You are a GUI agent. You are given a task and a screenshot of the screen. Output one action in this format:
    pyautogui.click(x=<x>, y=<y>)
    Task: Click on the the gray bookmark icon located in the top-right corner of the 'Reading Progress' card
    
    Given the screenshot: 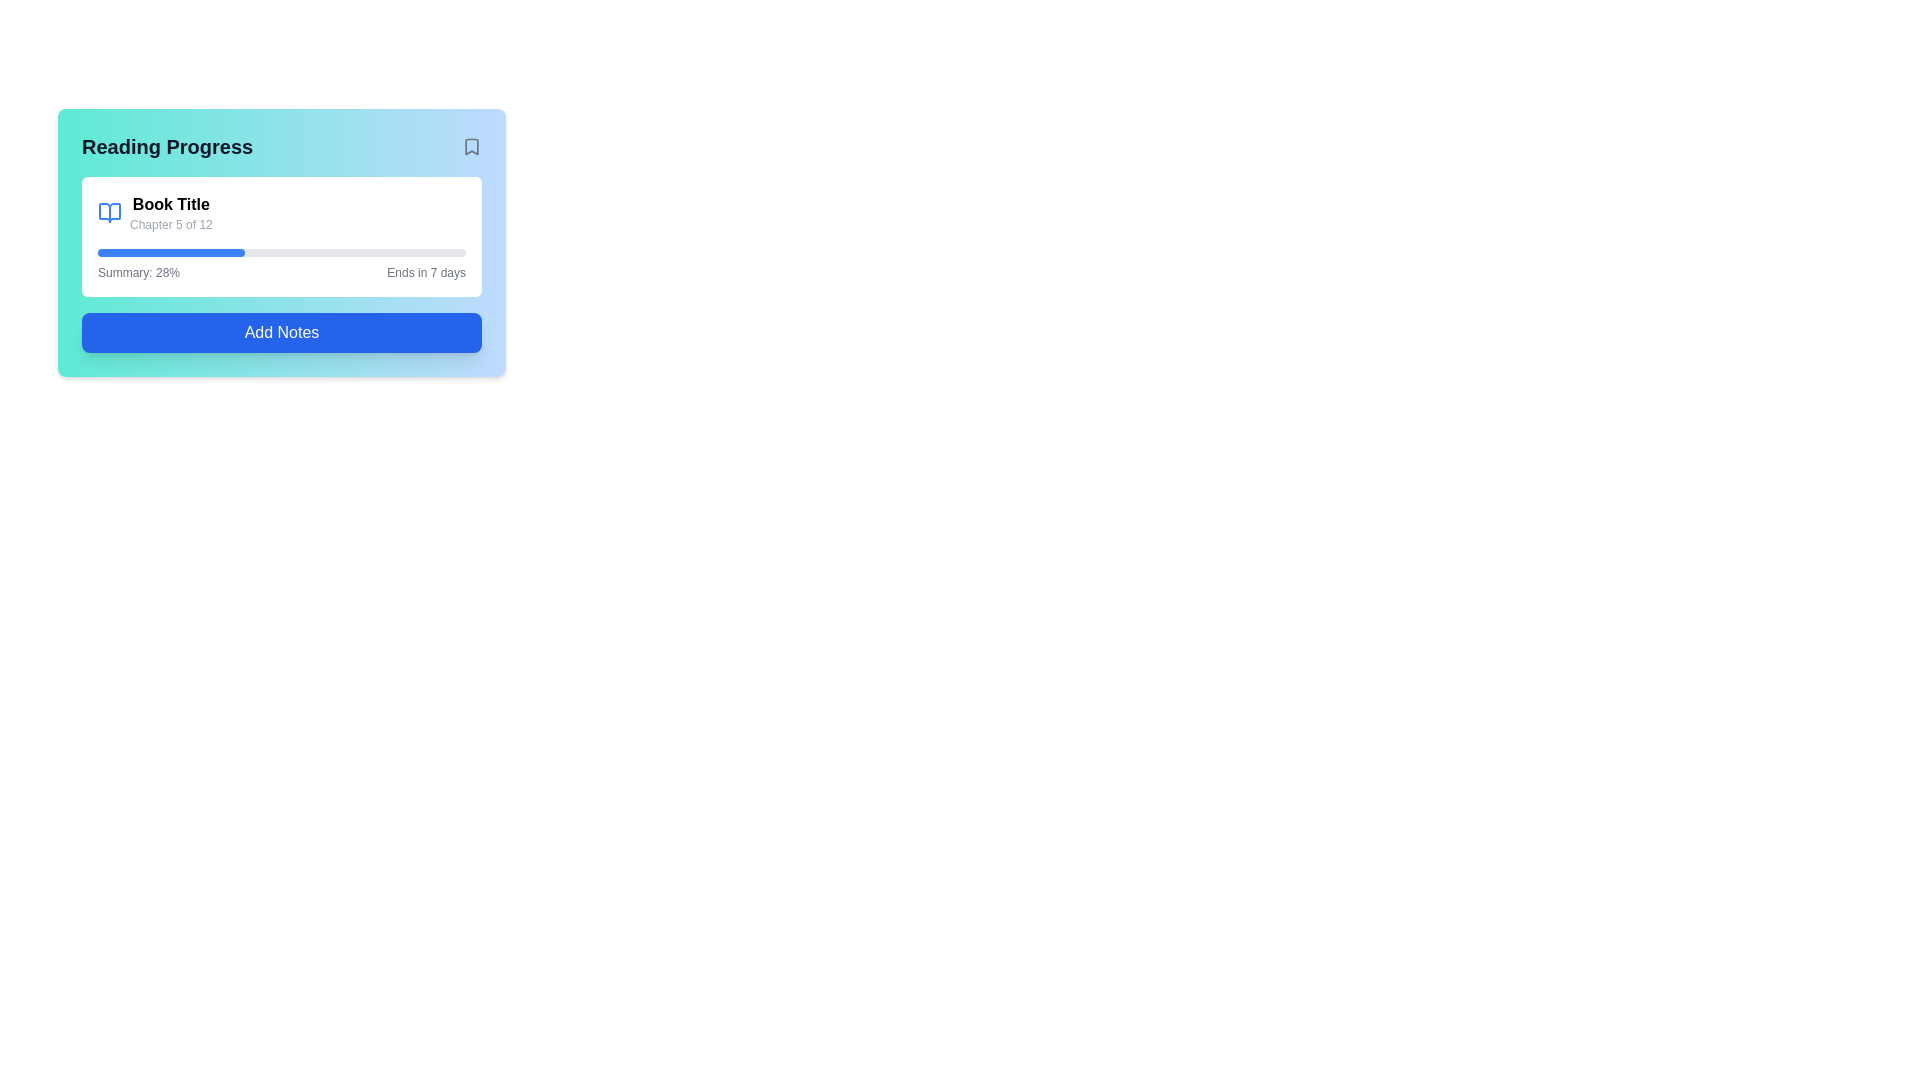 What is the action you would take?
    pyautogui.click(x=470, y=145)
    